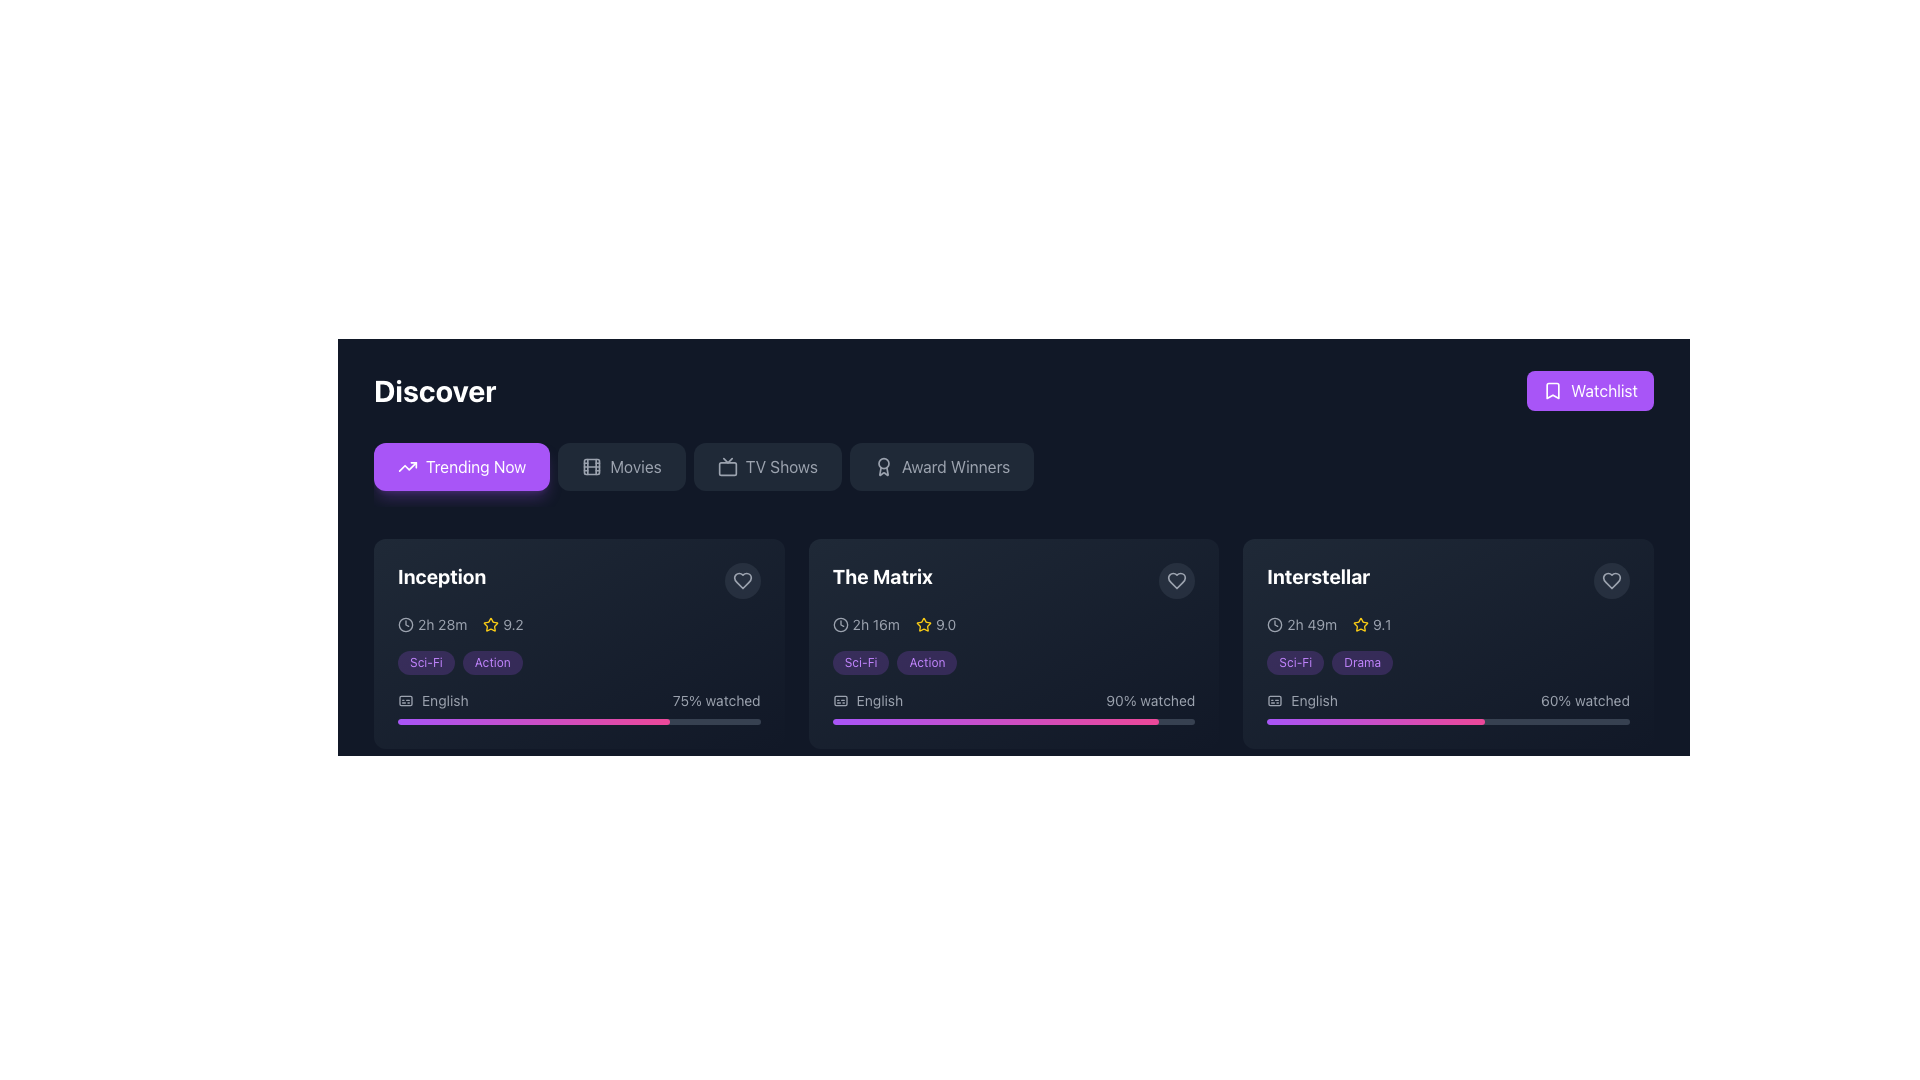  What do you see at coordinates (533, 721) in the screenshot?
I see `the progress bar indicating 75% completion for the movie 'Inception', located at the bottom of the card` at bounding box center [533, 721].